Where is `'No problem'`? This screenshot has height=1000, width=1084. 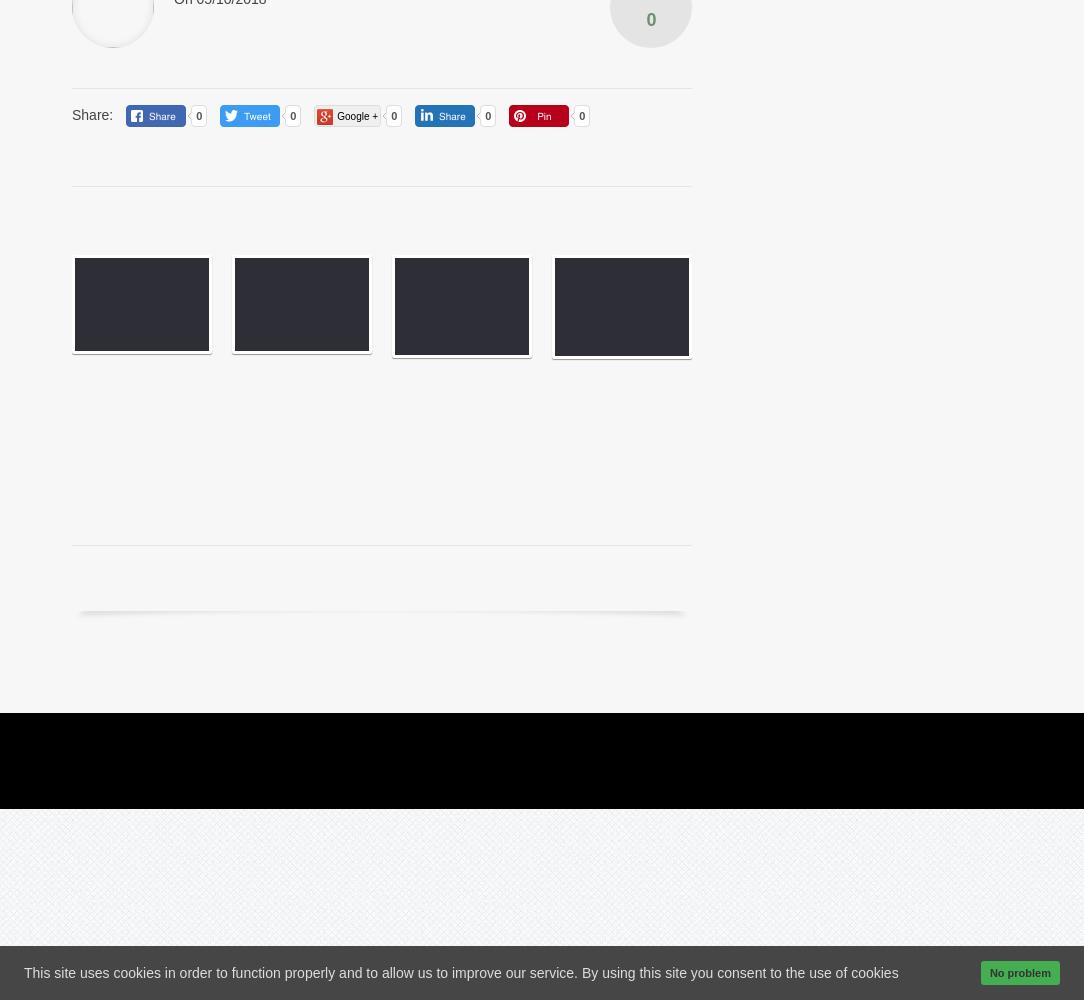 'No problem' is located at coordinates (1019, 972).